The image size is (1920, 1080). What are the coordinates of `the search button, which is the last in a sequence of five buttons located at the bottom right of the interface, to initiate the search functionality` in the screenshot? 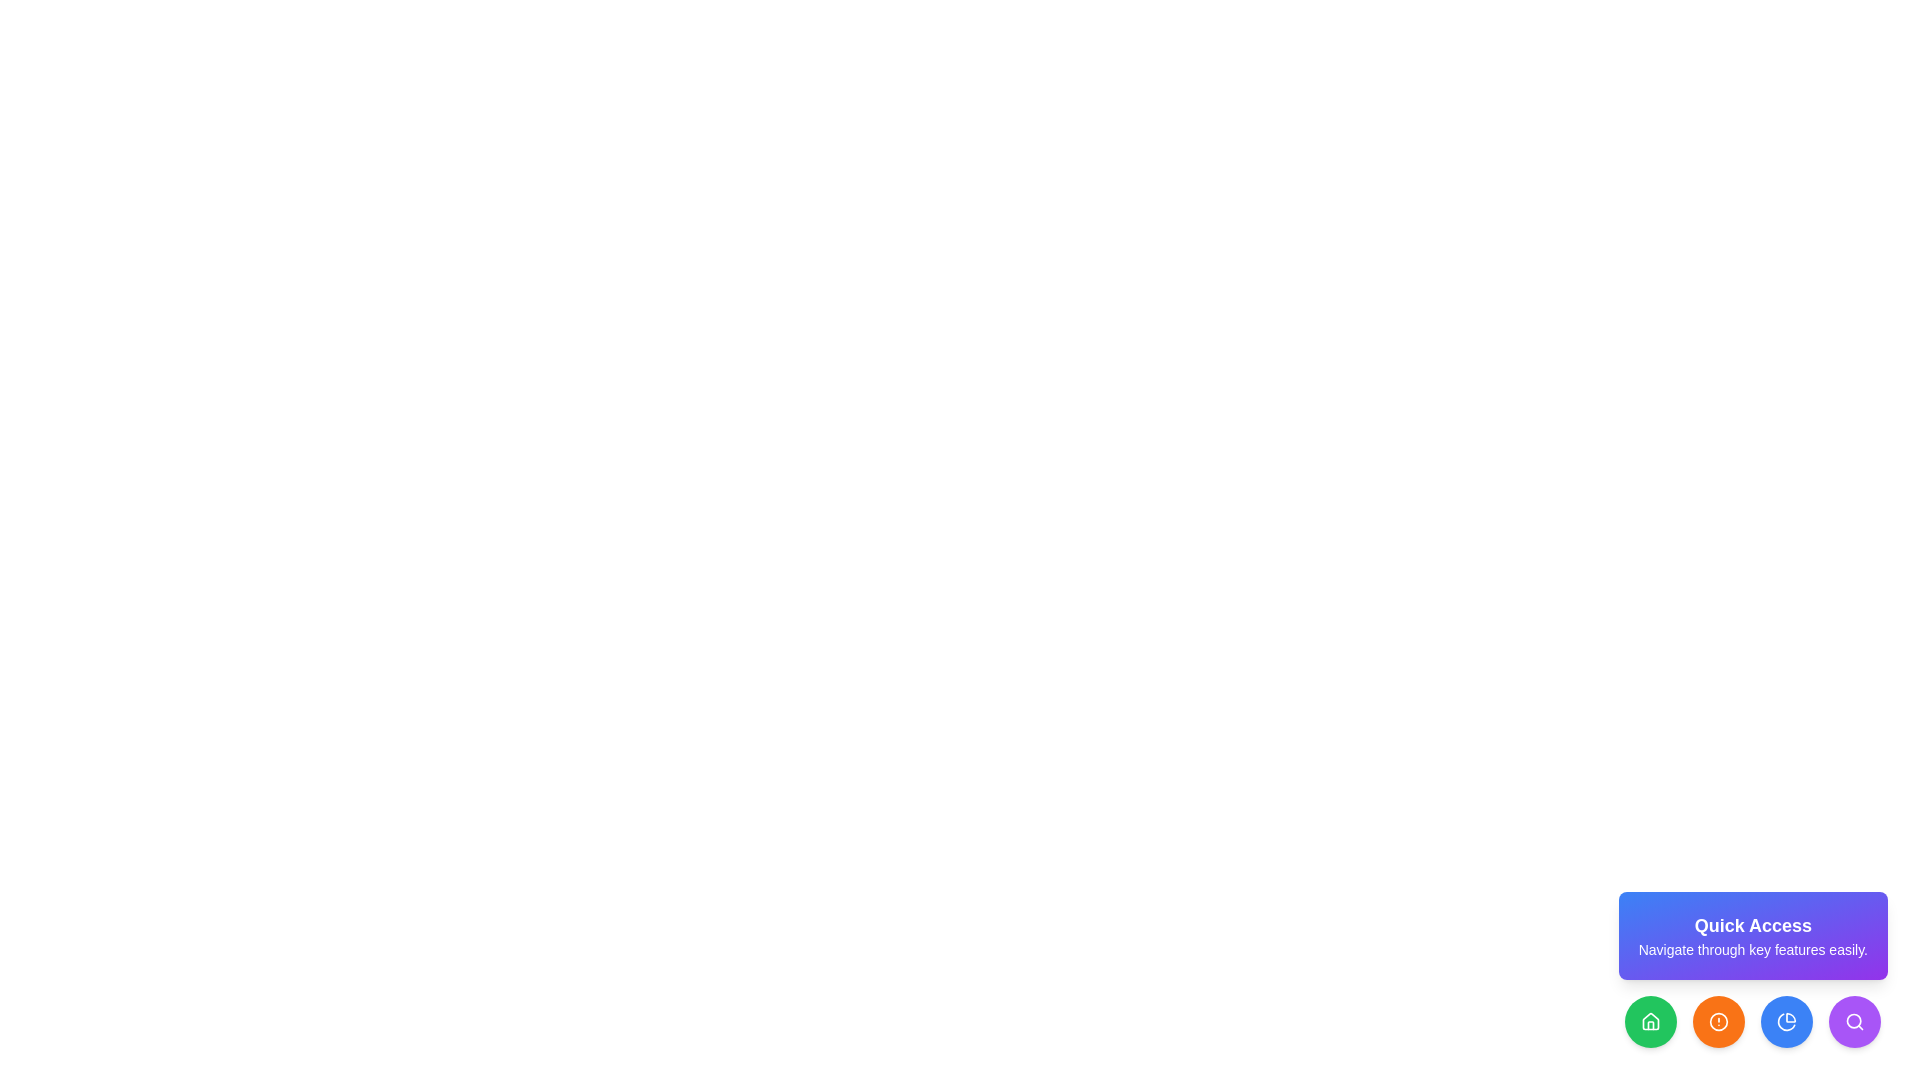 It's located at (1854, 1022).